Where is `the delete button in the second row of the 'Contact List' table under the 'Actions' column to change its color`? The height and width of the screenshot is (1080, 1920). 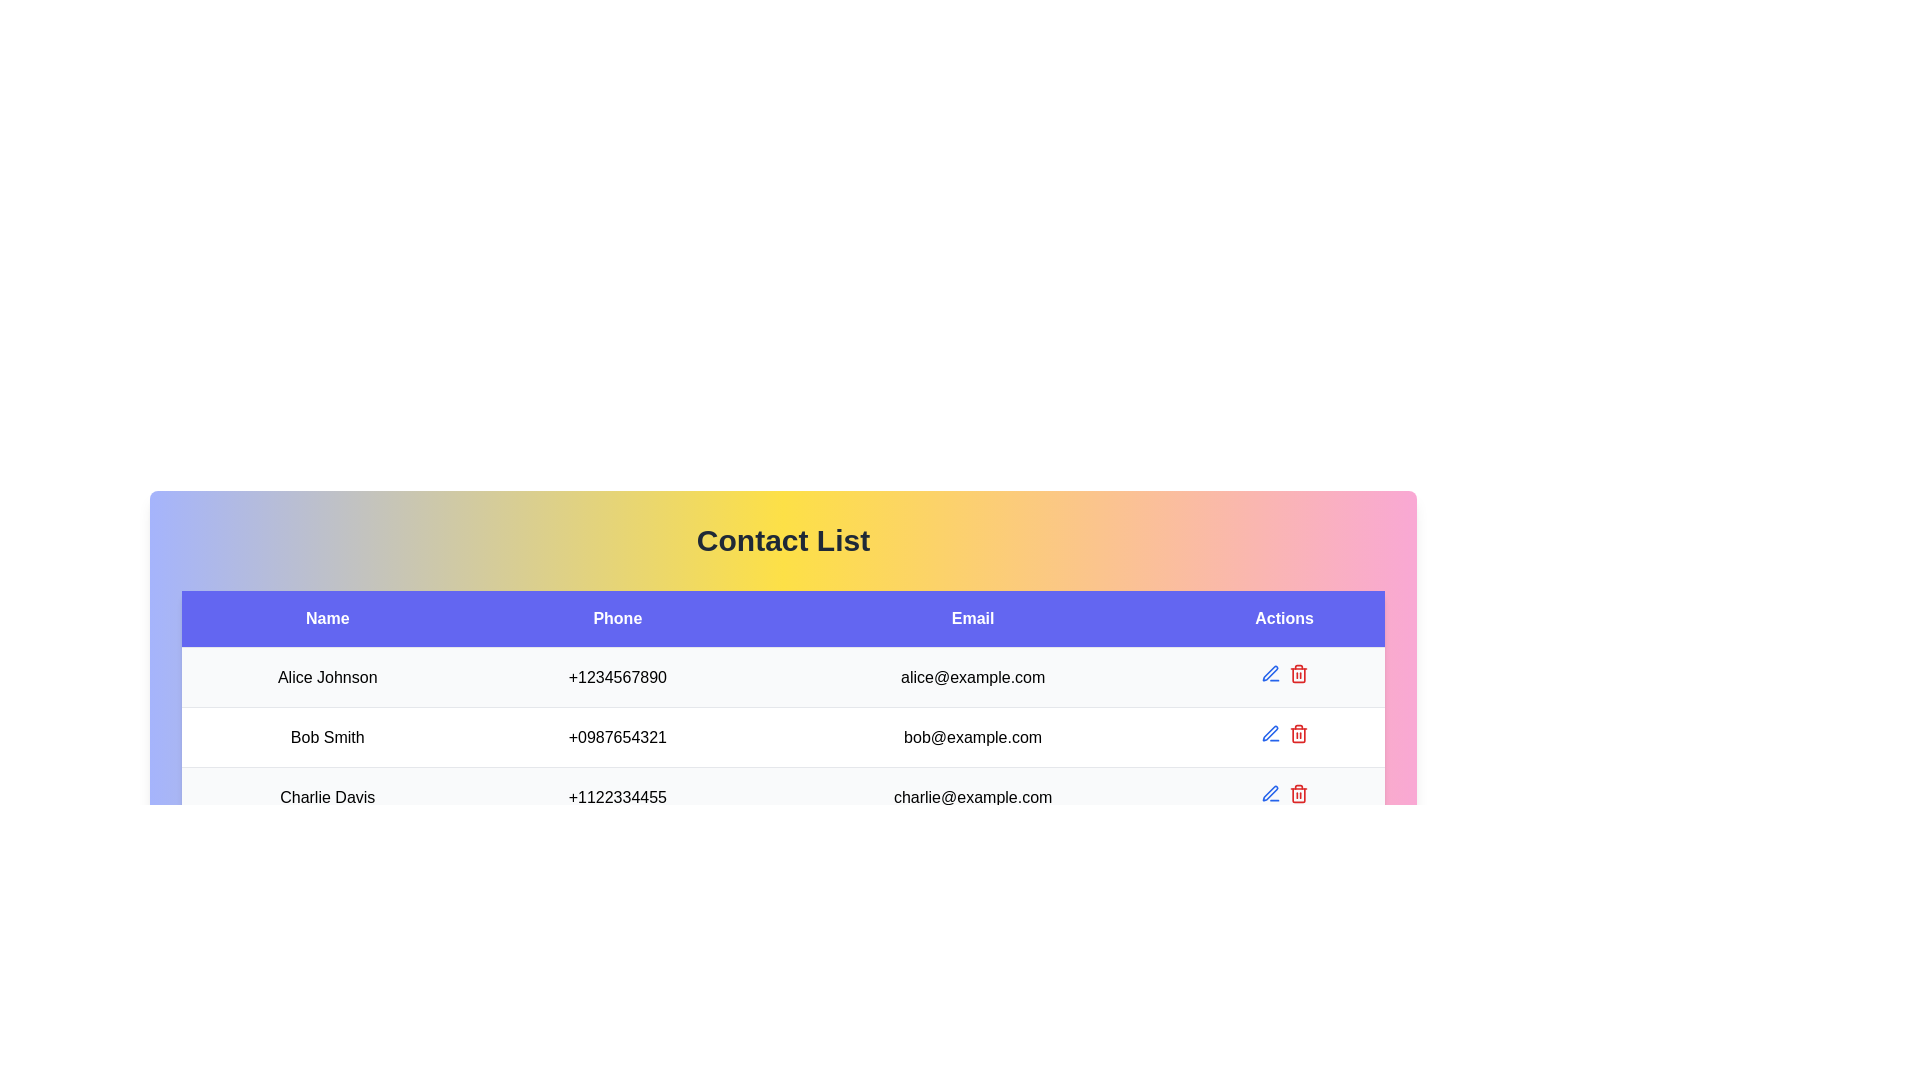 the delete button in the second row of the 'Contact List' table under the 'Actions' column to change its color is located at coordinates (1298, 733).